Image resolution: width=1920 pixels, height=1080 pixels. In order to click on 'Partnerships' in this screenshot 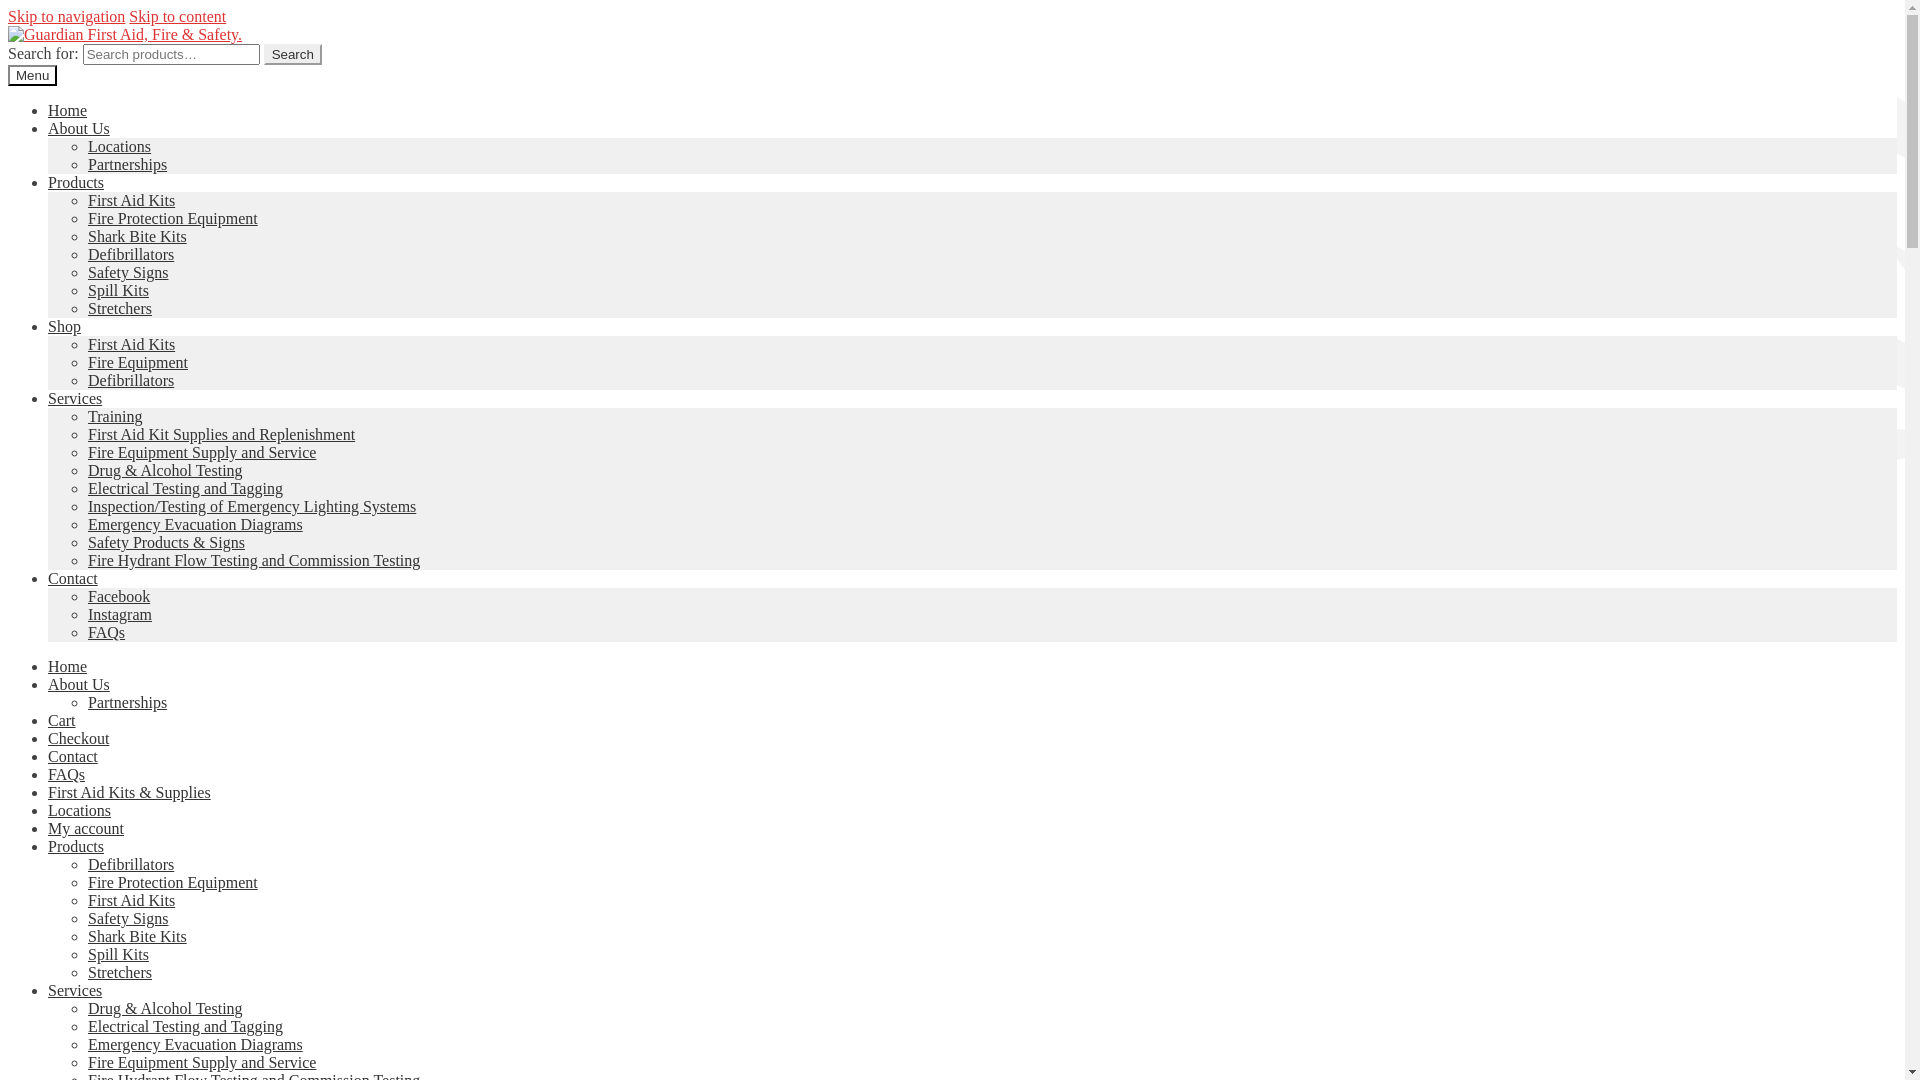, I will do `click(86, 701)`.